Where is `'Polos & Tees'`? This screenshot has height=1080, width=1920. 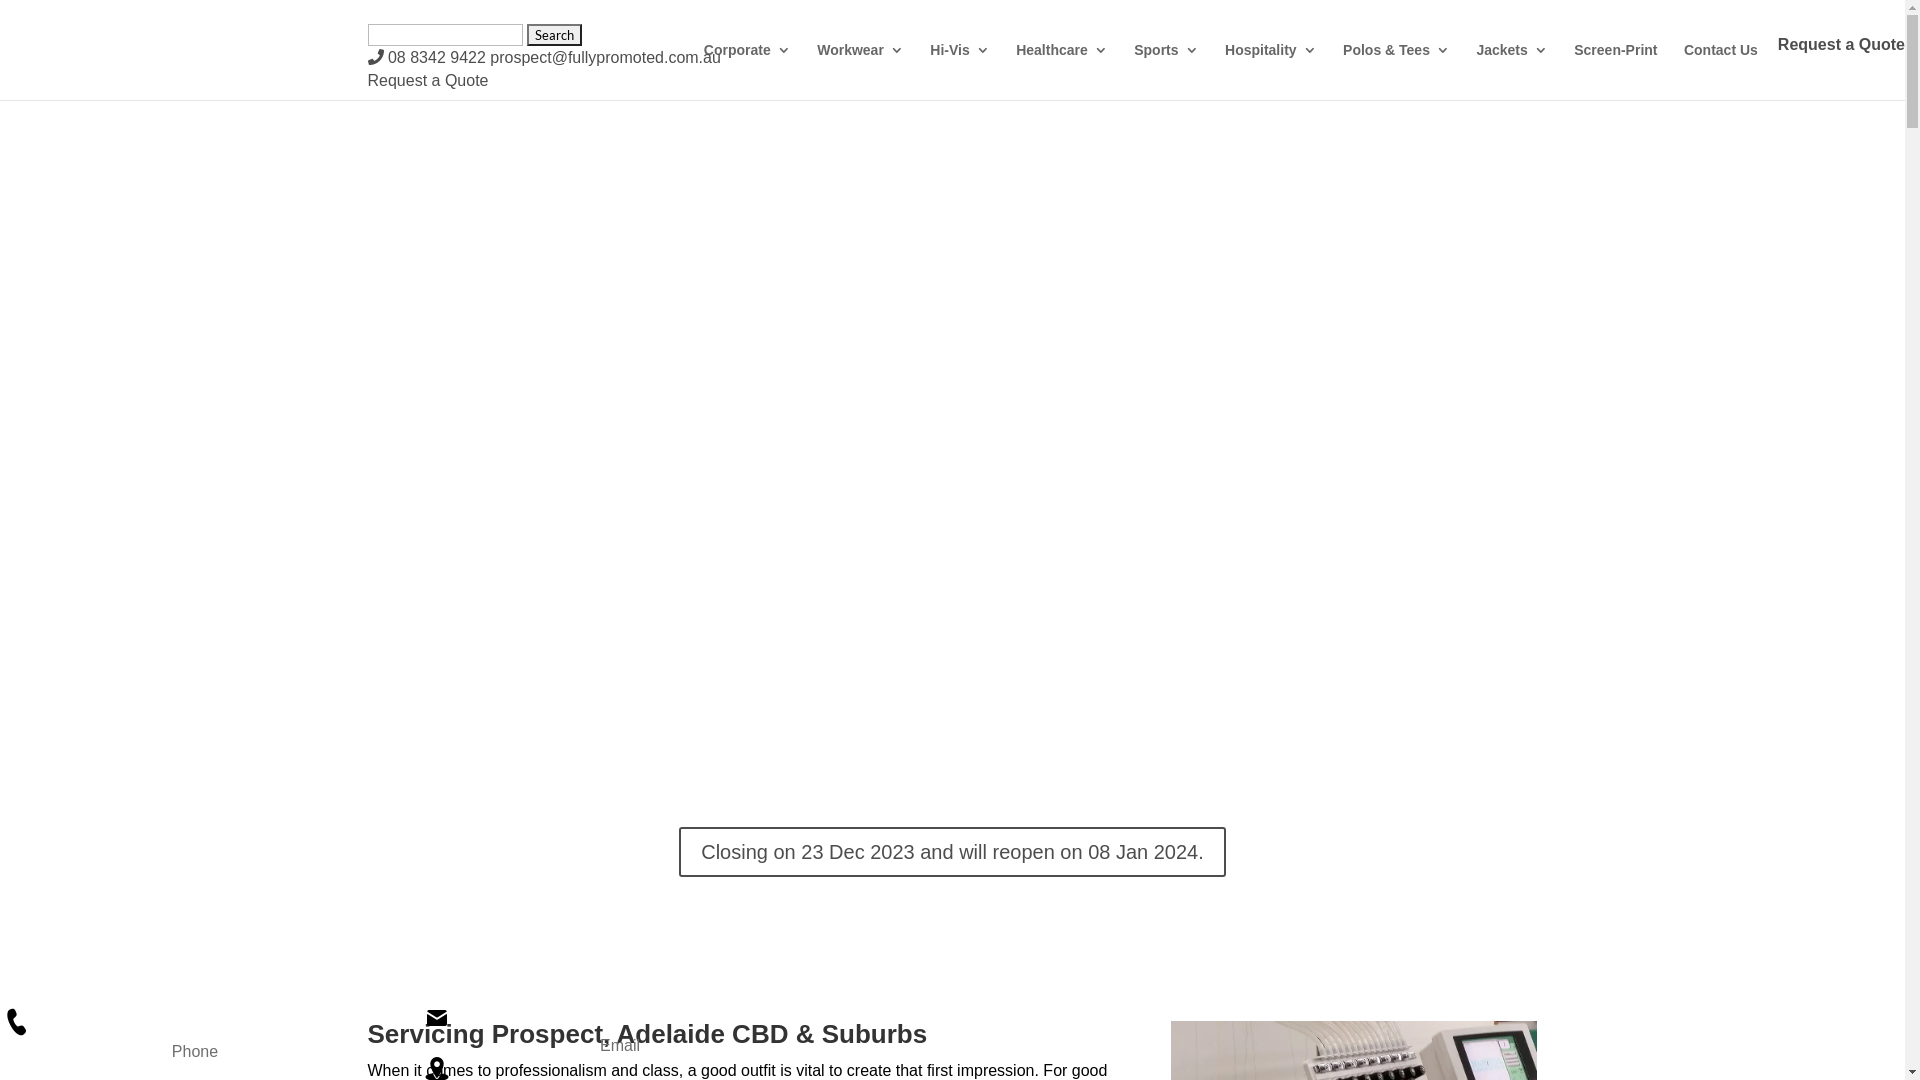
'Polos & Tees' is located at coordinates (1395, 65).